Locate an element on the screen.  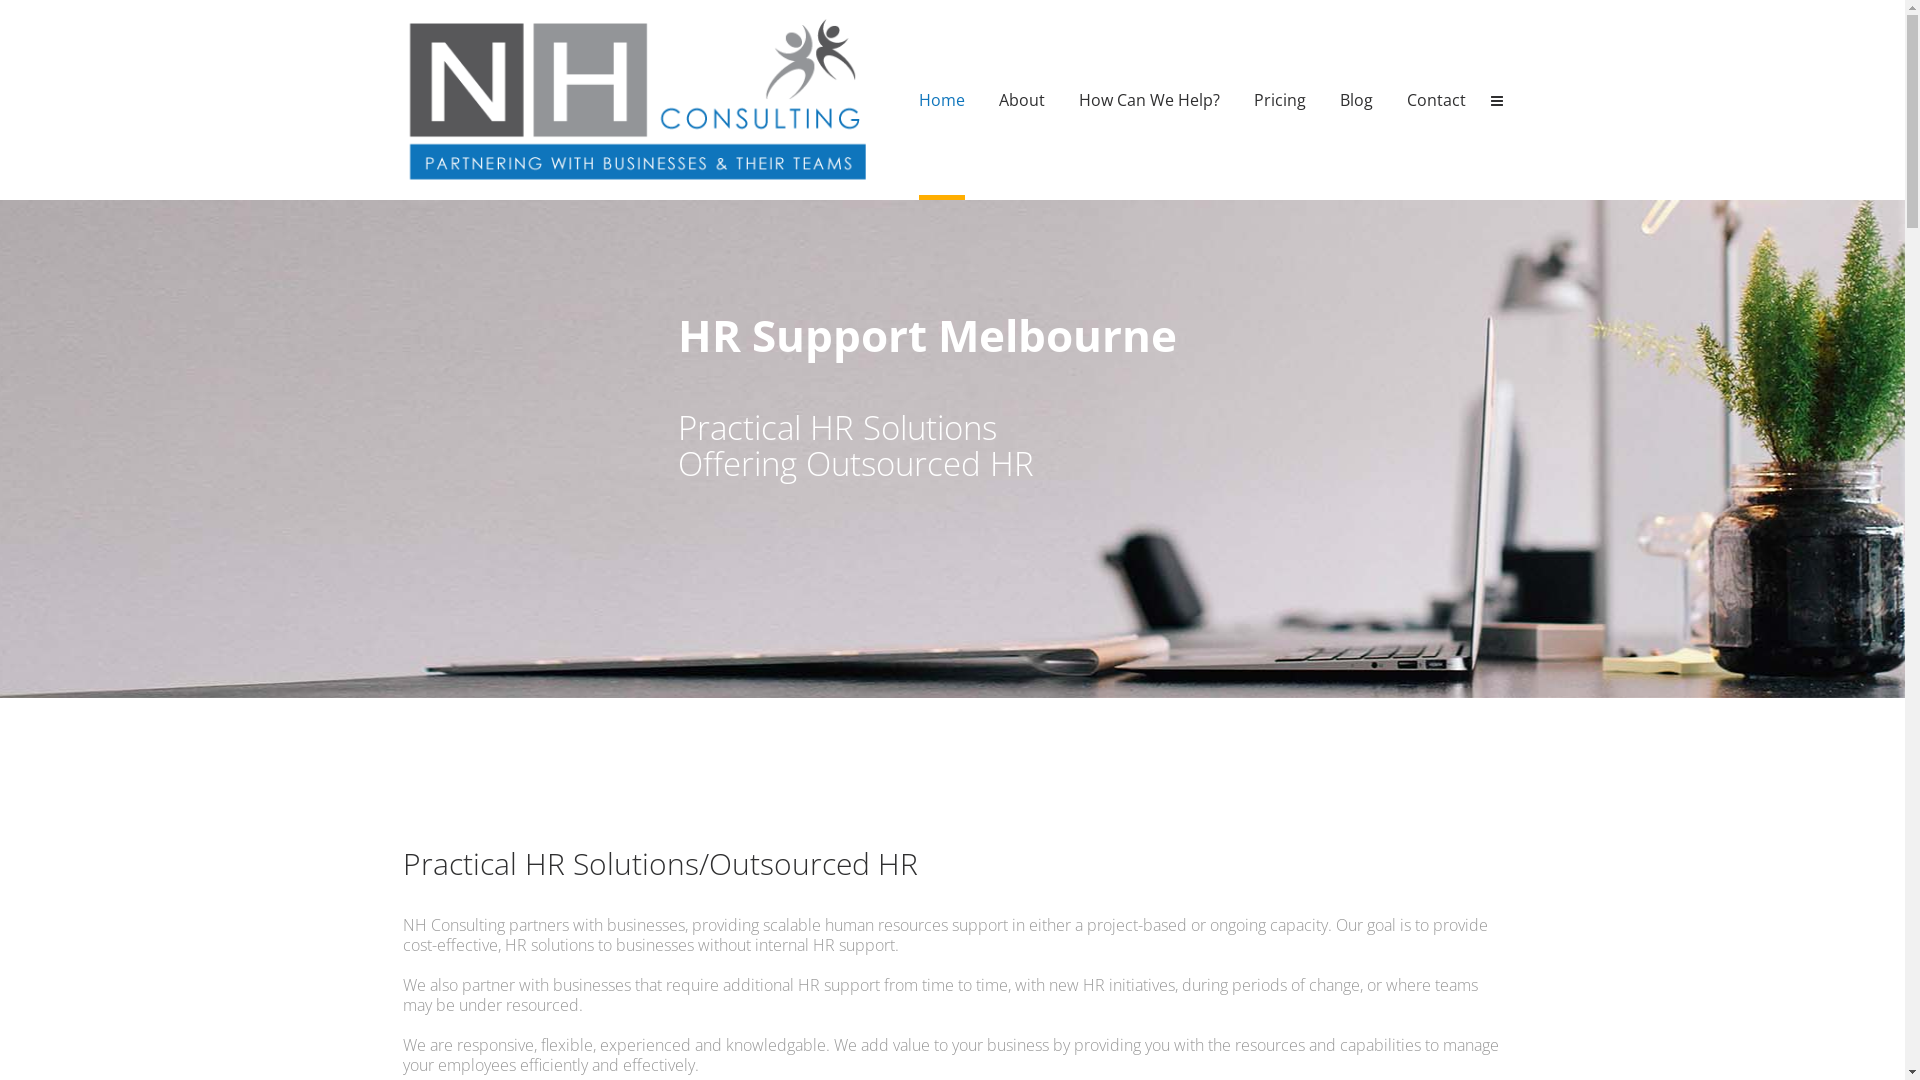
'Home' is located at coordinates (939, 100).